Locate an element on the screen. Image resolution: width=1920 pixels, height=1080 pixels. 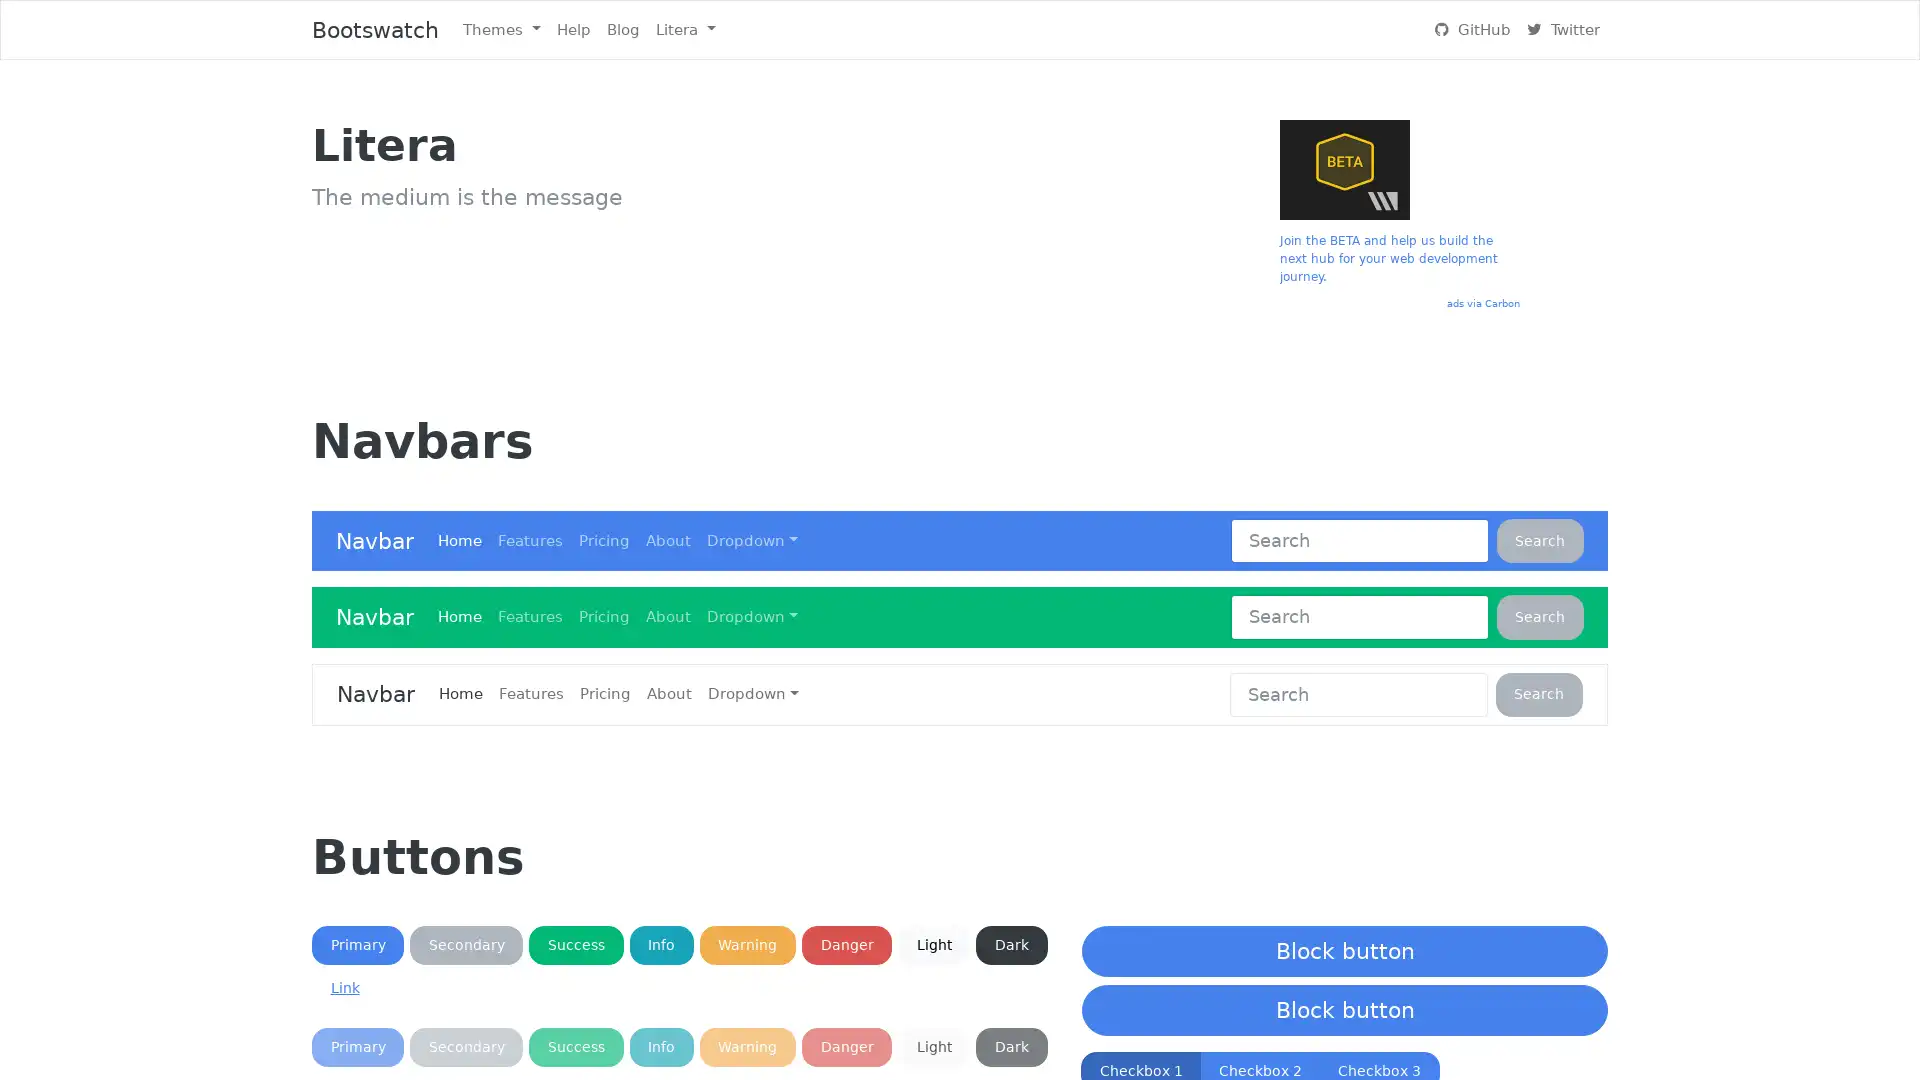
Dark is located at coordinates (1011, 1046).